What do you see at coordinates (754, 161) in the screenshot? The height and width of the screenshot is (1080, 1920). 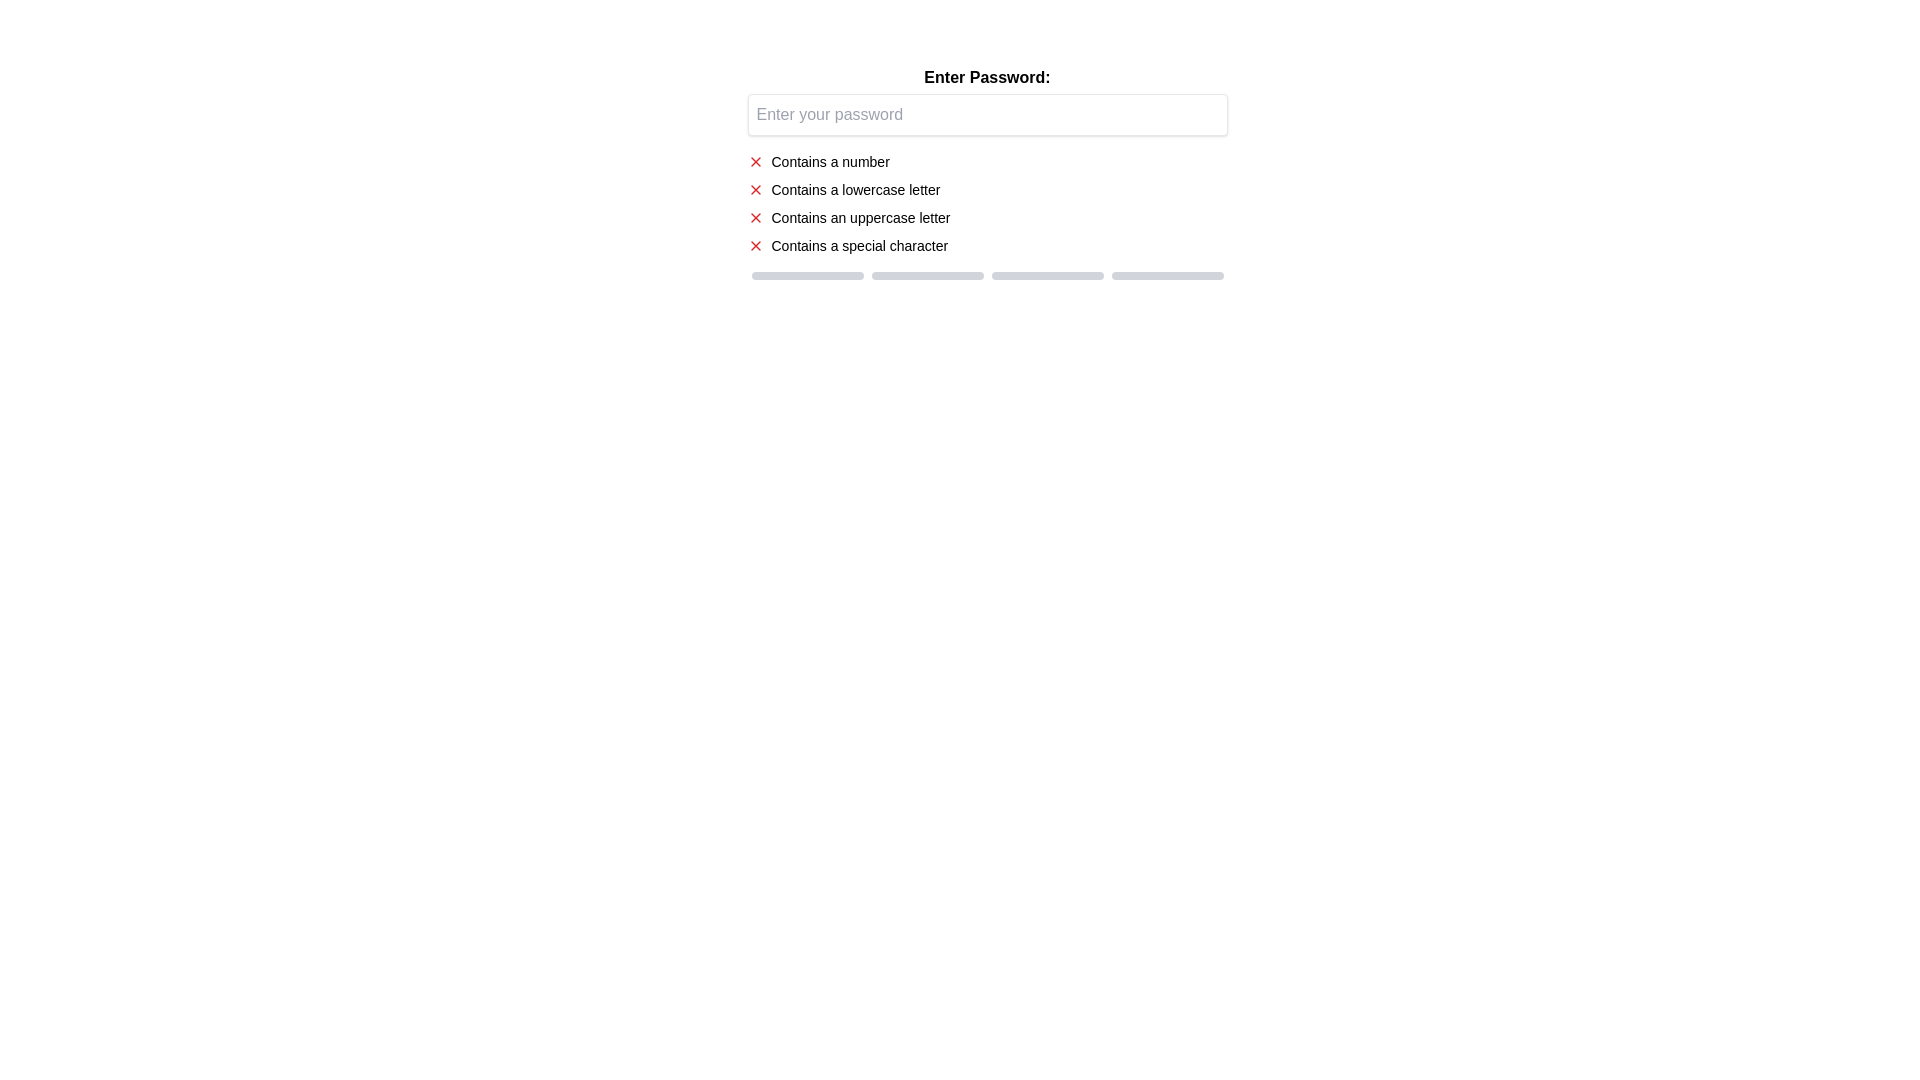 I see `the icon indicating that the password does not meet the criteria of containing a number, which is located to the left of the text 'Contains a number' under the password input field` at bounding box center [754, 161].